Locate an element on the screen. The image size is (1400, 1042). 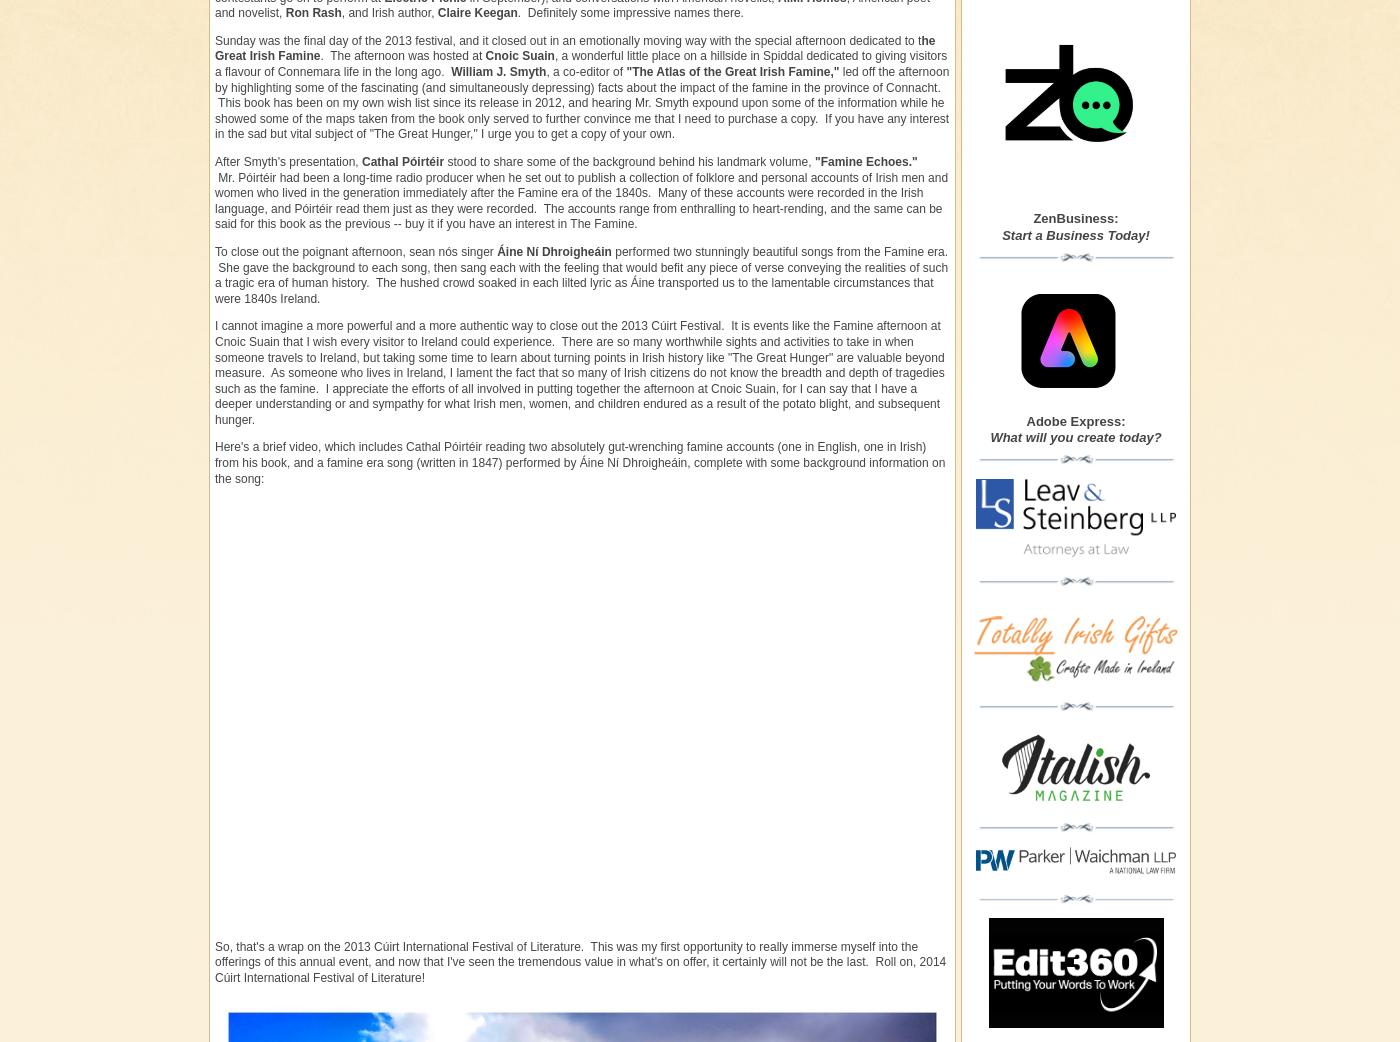
', a wonderful little place on a hillside in Spiddal dedicated to giving visitors a flavour of Connemara life in the long ago.' is located at coordinates (215, 62).